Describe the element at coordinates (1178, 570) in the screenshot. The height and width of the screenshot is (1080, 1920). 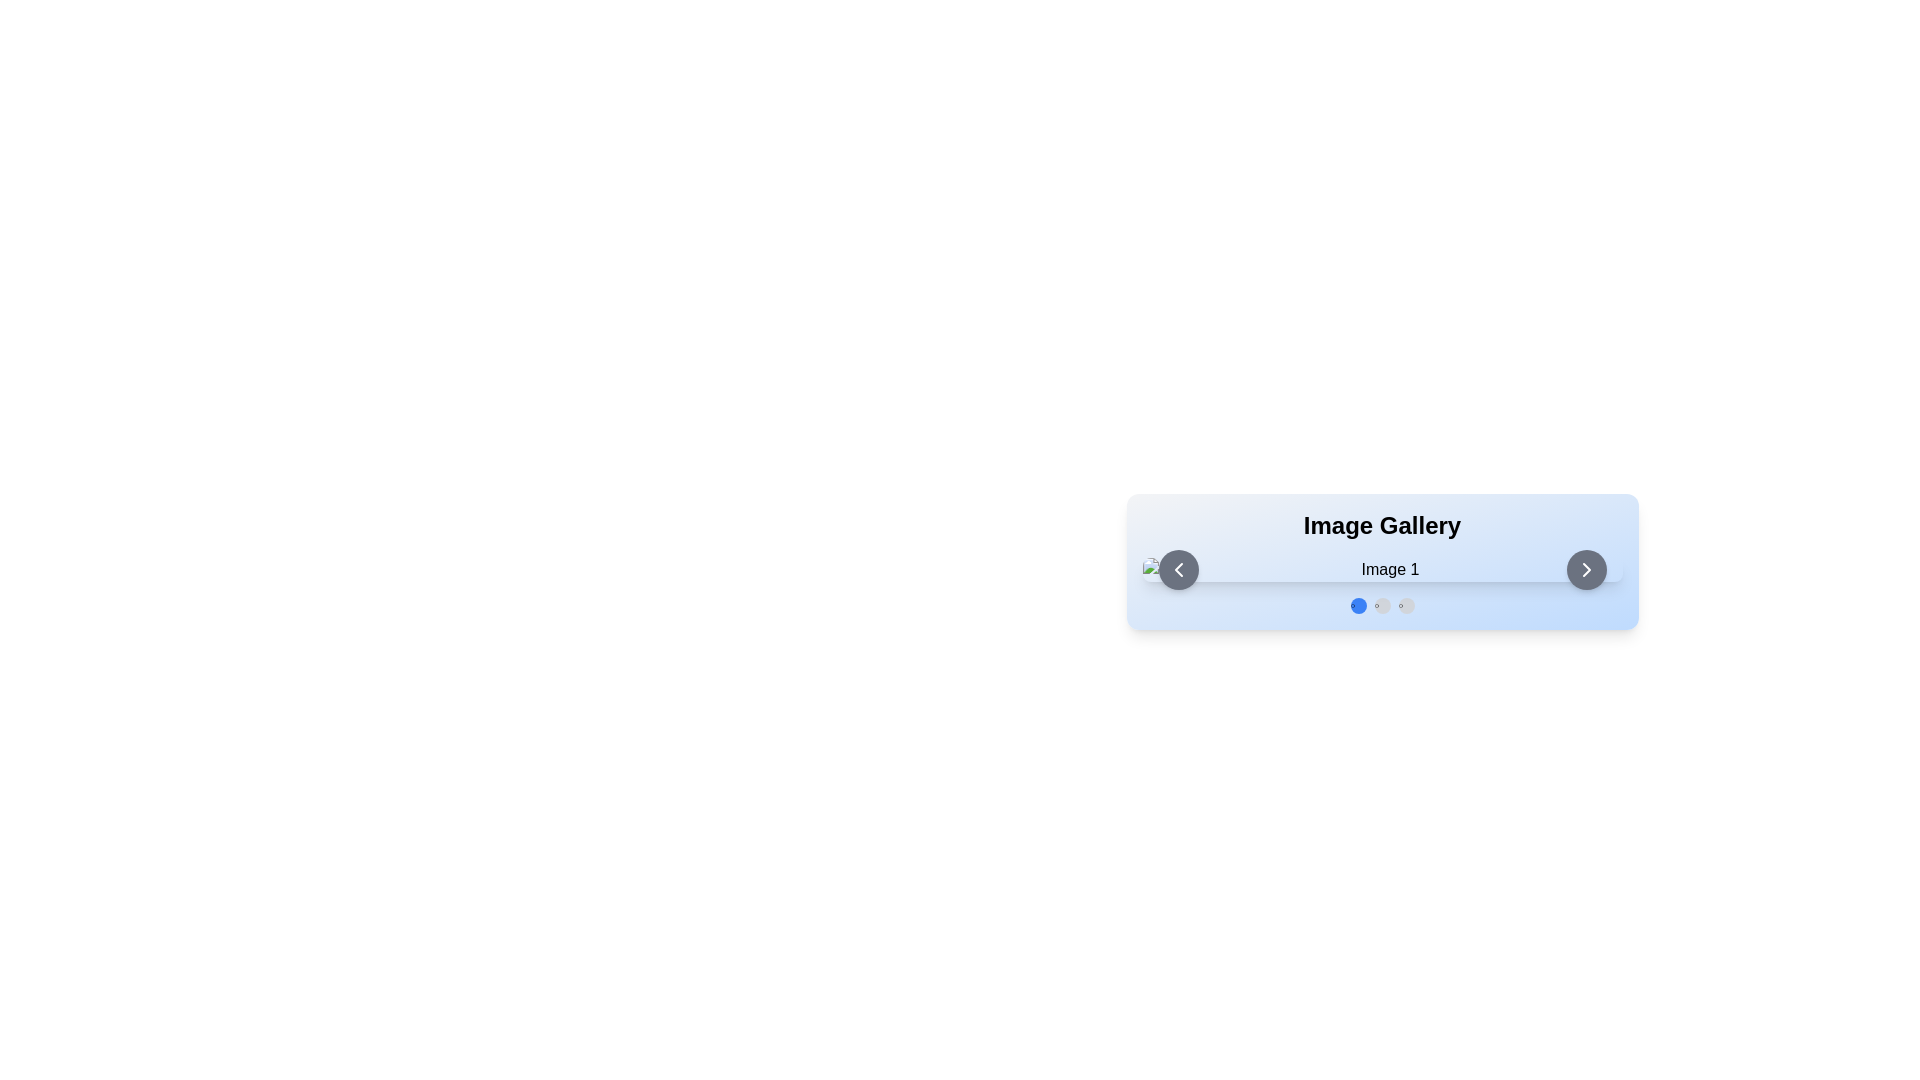
I see `the left navigation button icon` at that location.